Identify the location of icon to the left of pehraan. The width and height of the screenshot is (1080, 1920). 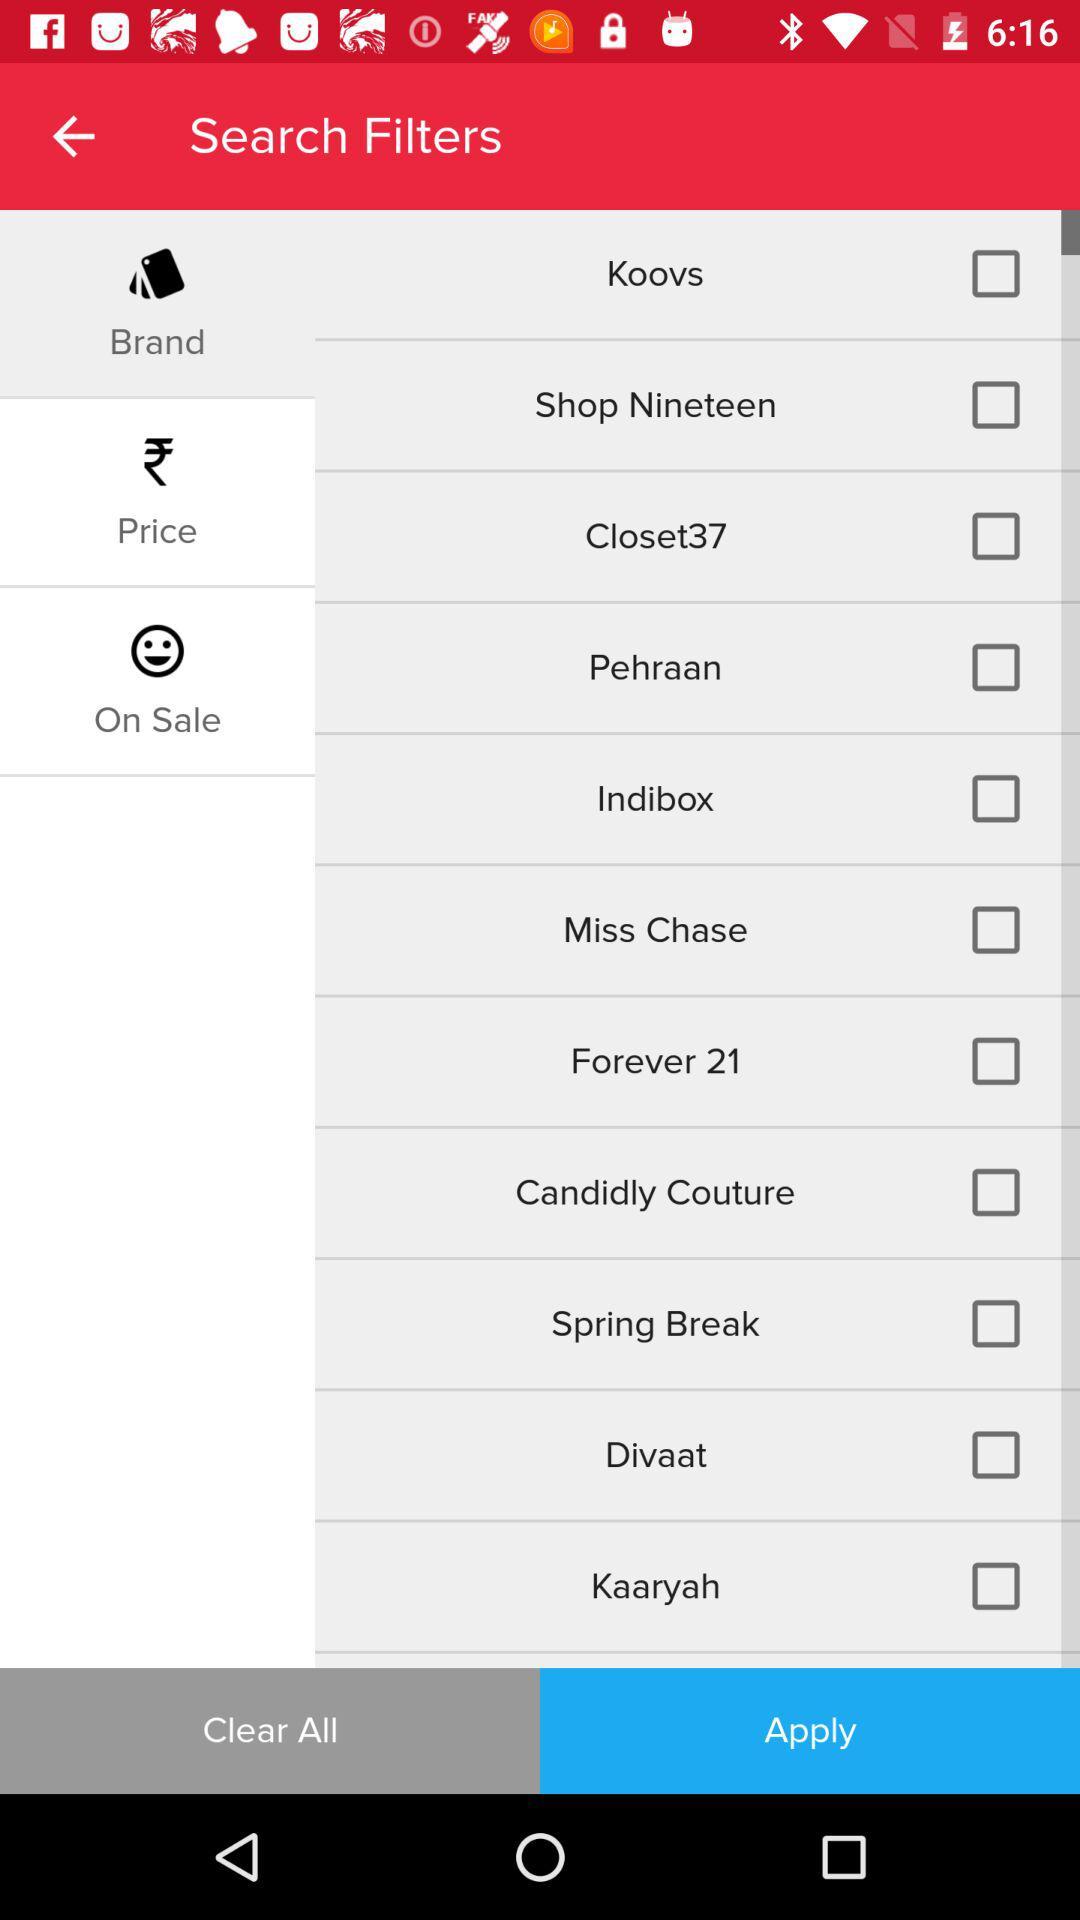
(156, 720).